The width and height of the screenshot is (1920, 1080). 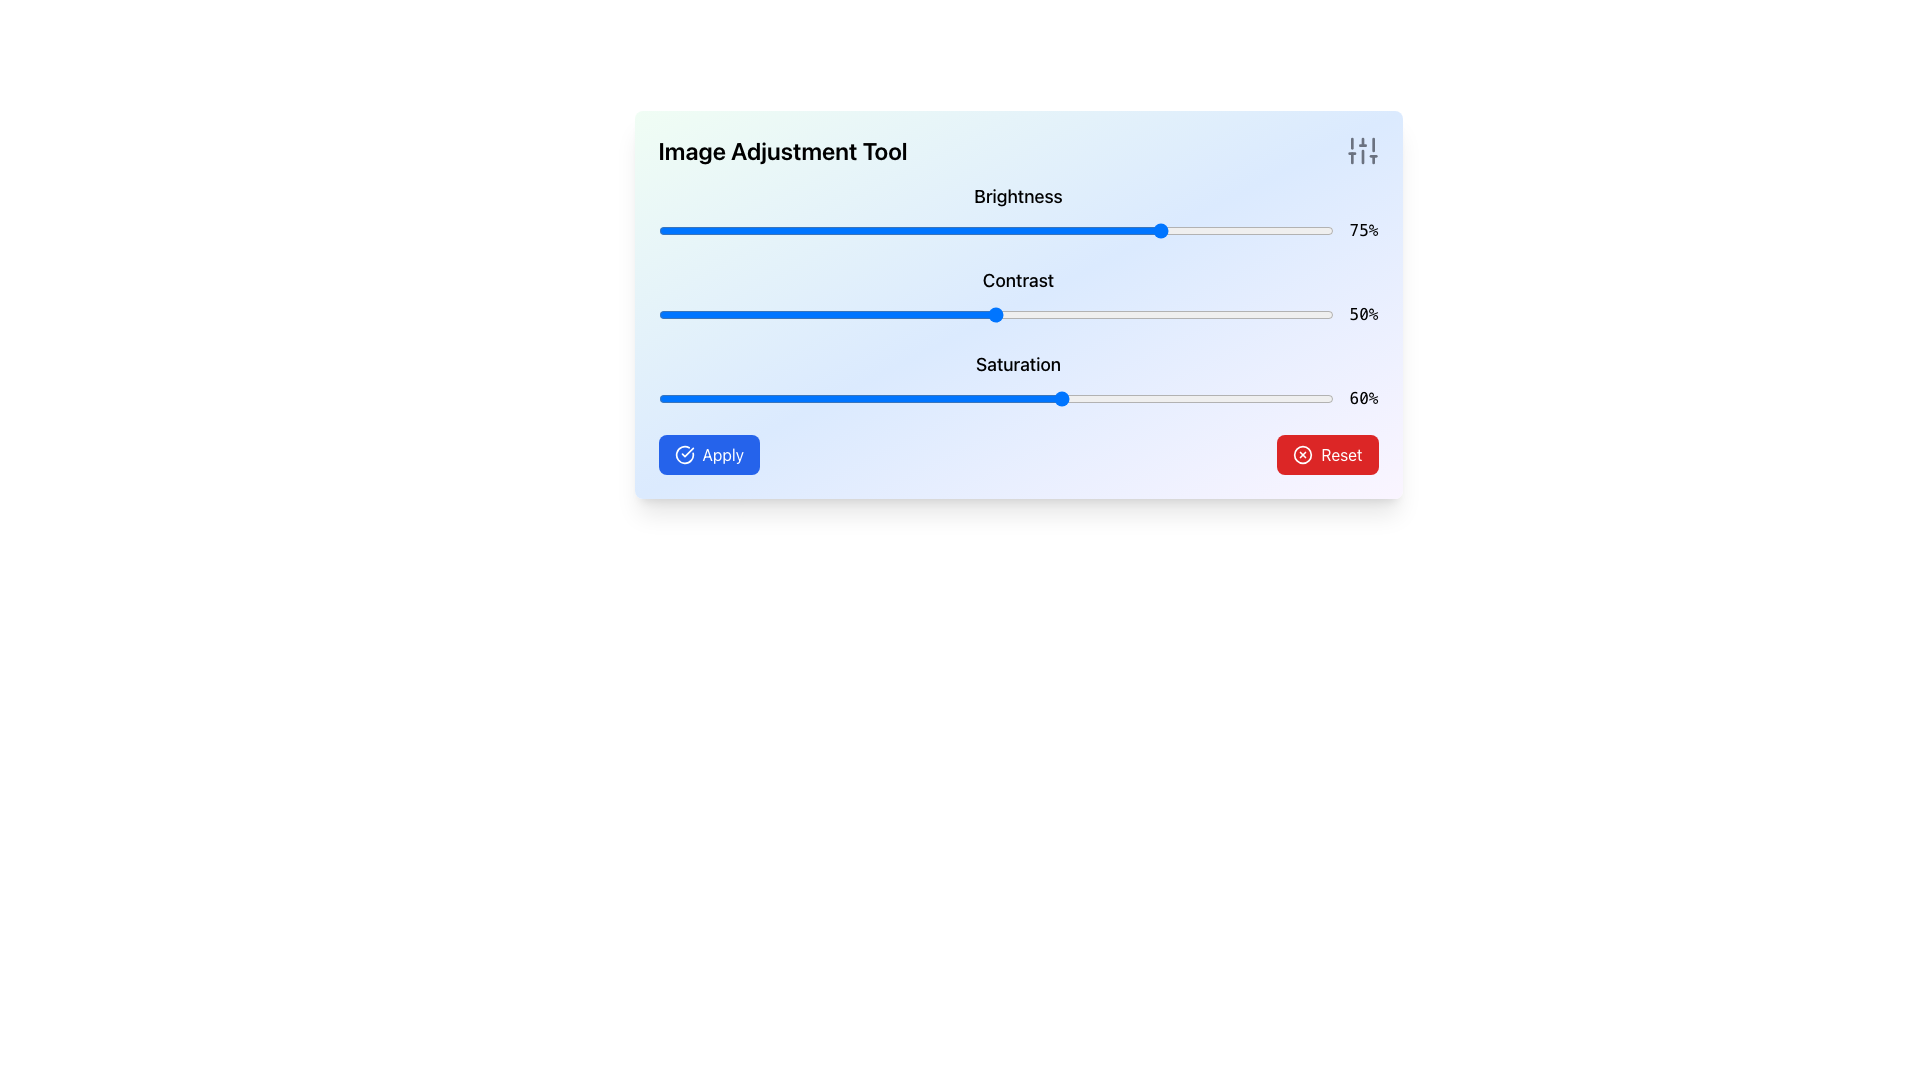 I want to click on contrast, so click(x=989, y=315).